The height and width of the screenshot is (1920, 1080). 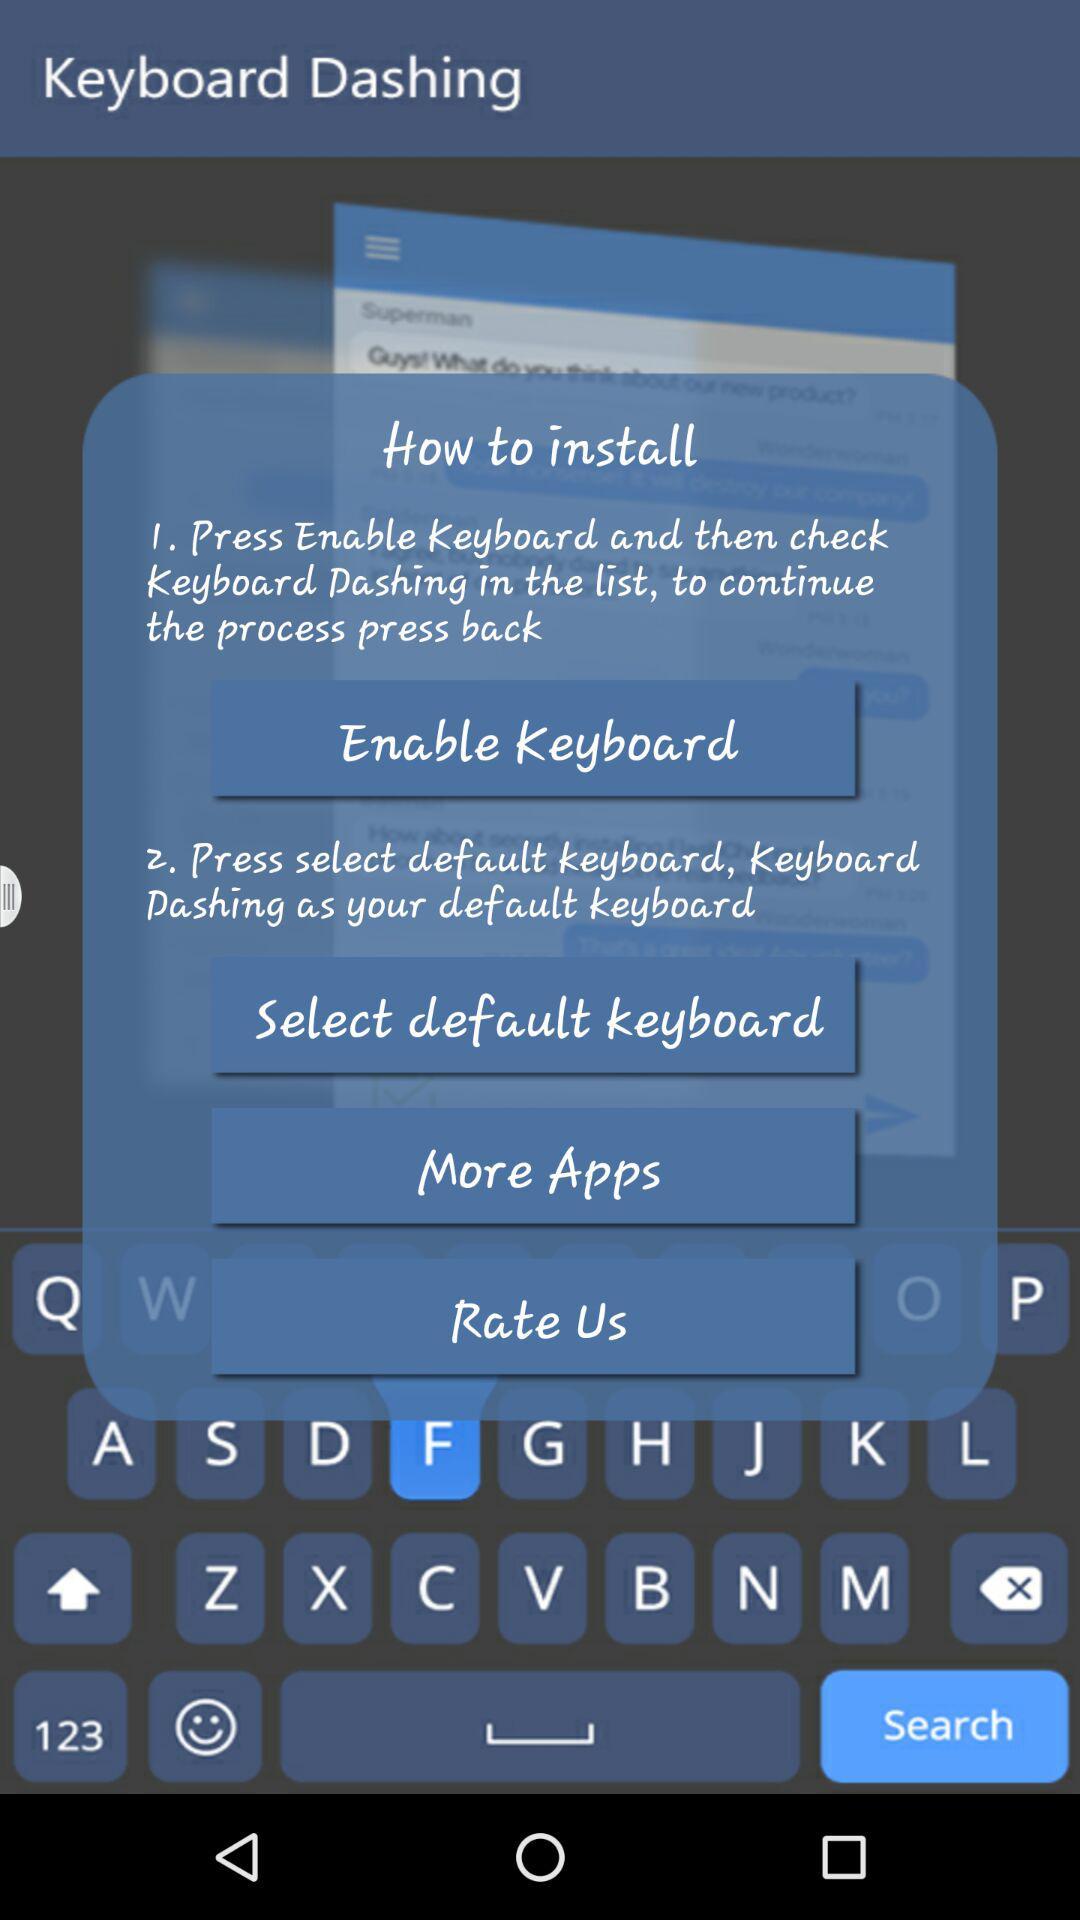 What do you see at coordinates (538, 1170) in the screenshot?
I see `more apps button` at bounding box center [538, 1170].